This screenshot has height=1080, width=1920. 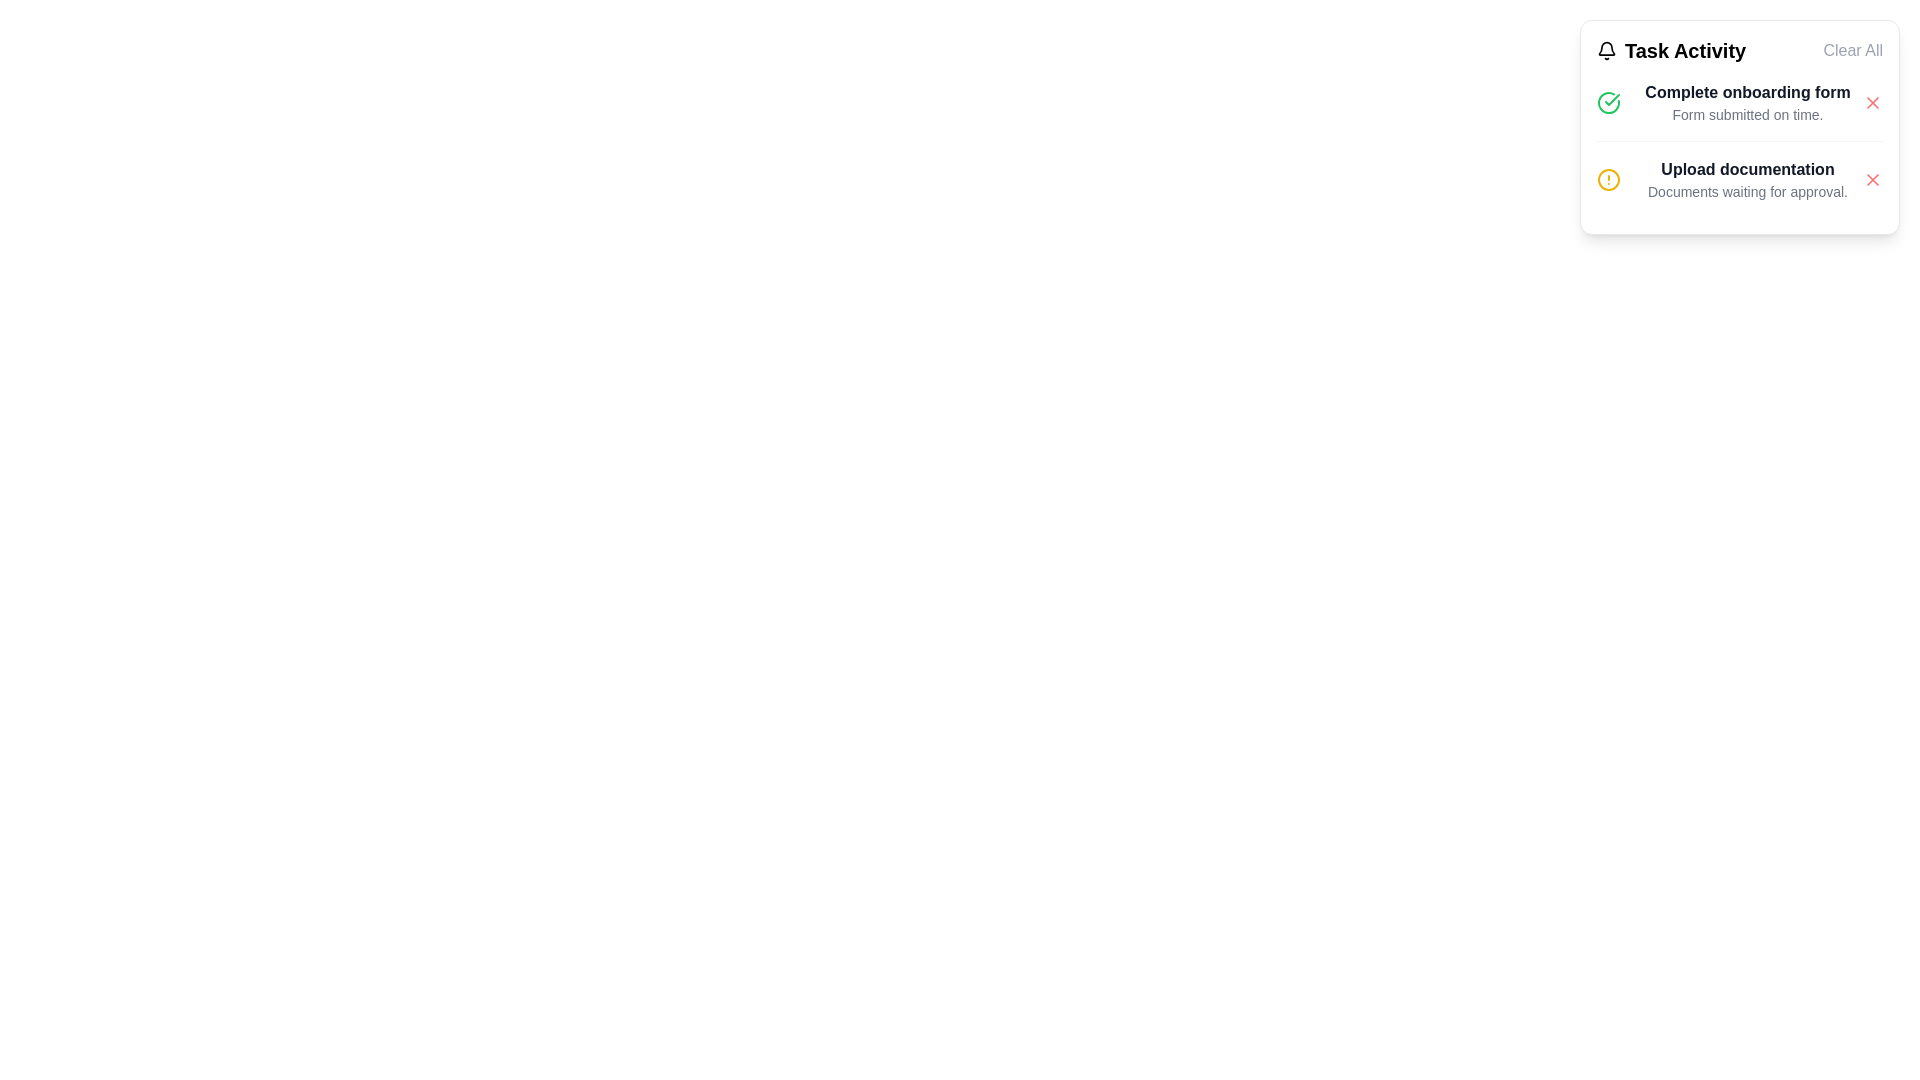 What do you see at coordinates (1608, 180) in the screenshot?
I see `the alert or warning icon located to the left of the 'Upload documentation' task in the 'Task Activity' section` at bounding box center [1608, 180].